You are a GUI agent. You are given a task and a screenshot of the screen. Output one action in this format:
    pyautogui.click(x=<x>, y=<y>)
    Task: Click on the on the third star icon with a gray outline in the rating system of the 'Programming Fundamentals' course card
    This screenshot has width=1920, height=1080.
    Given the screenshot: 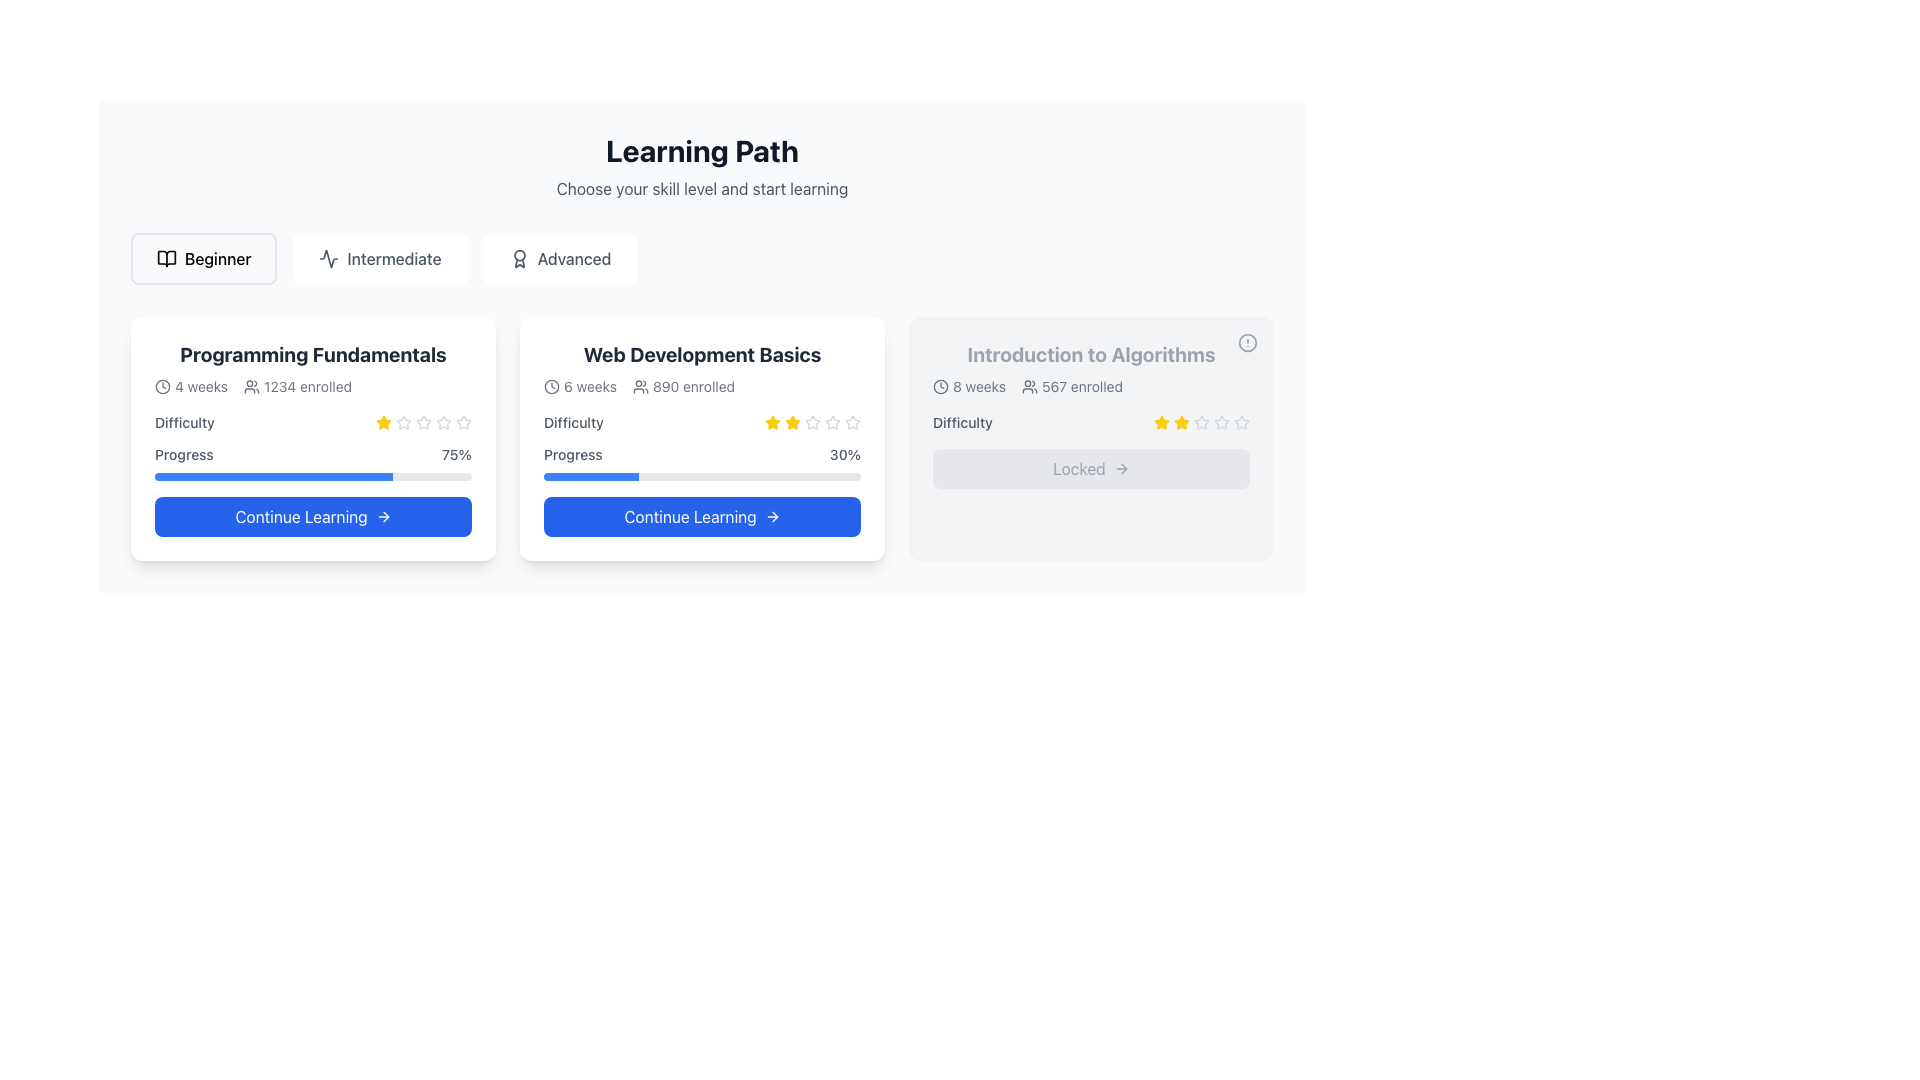 What is the action you would take?
    pyautogui.click(x=402, y=422)
    